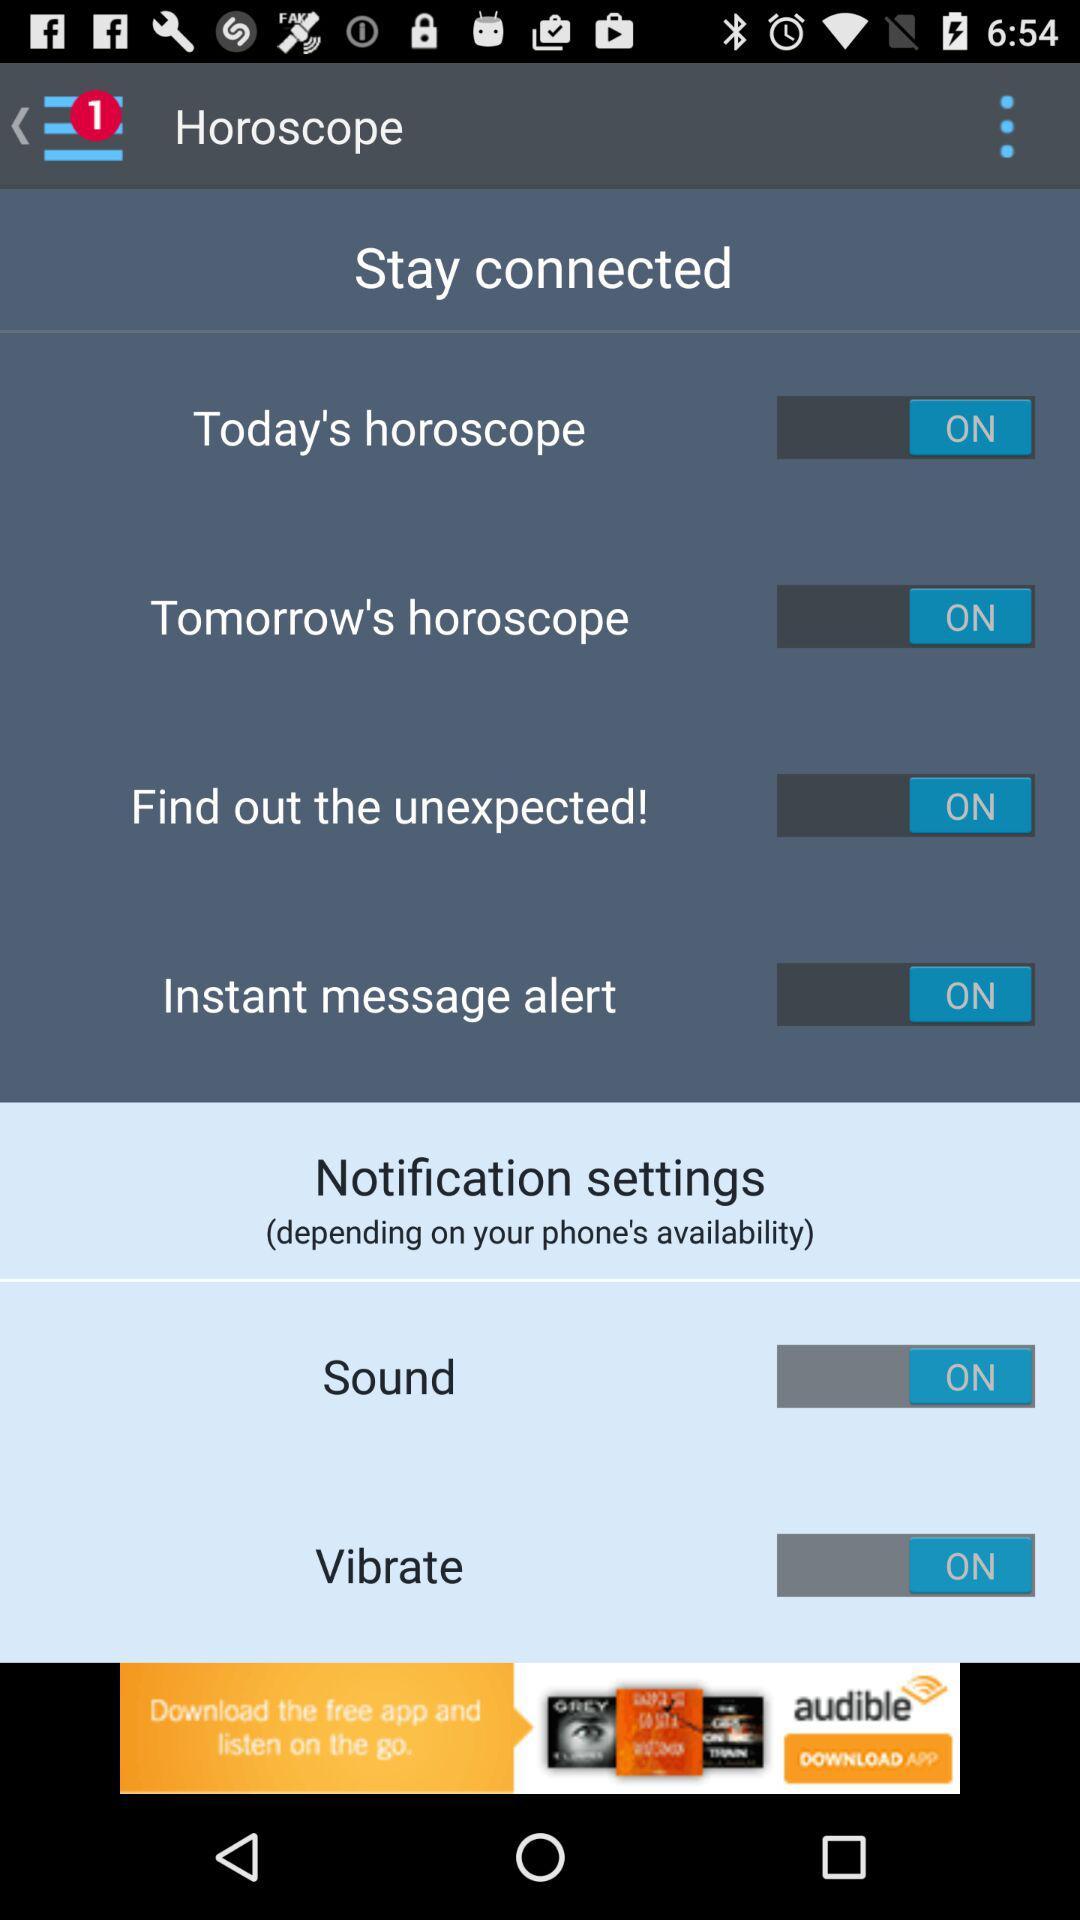 The image size is (1080, 1920). What do you see at coordinates (906, 1564) in the screenshot?
I see `vibrate toggle` at bounding box center [906, 1564].